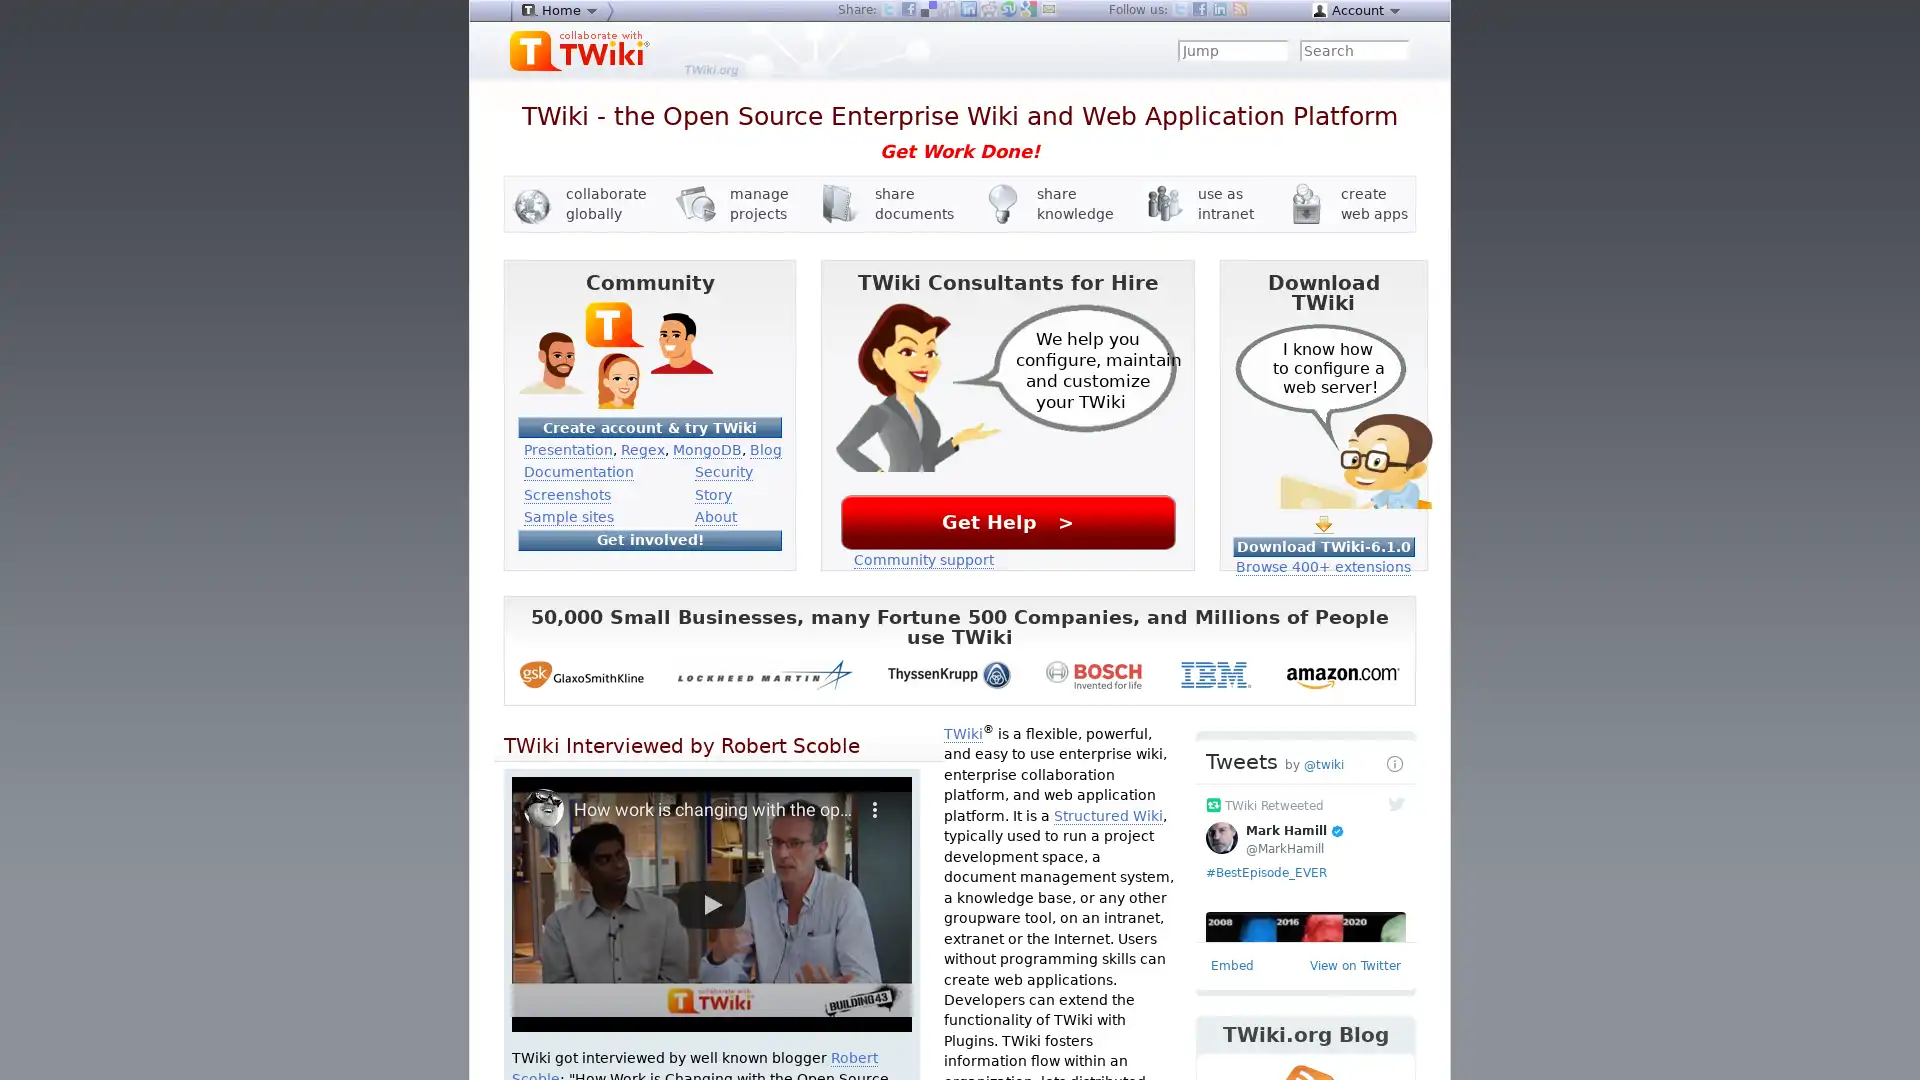 The height and width of the screenshot is (1080, 1920). What do you see at coordinates (649, 538) in the screenshot?
I see `Get involved!` at bounding box center [649, 538].